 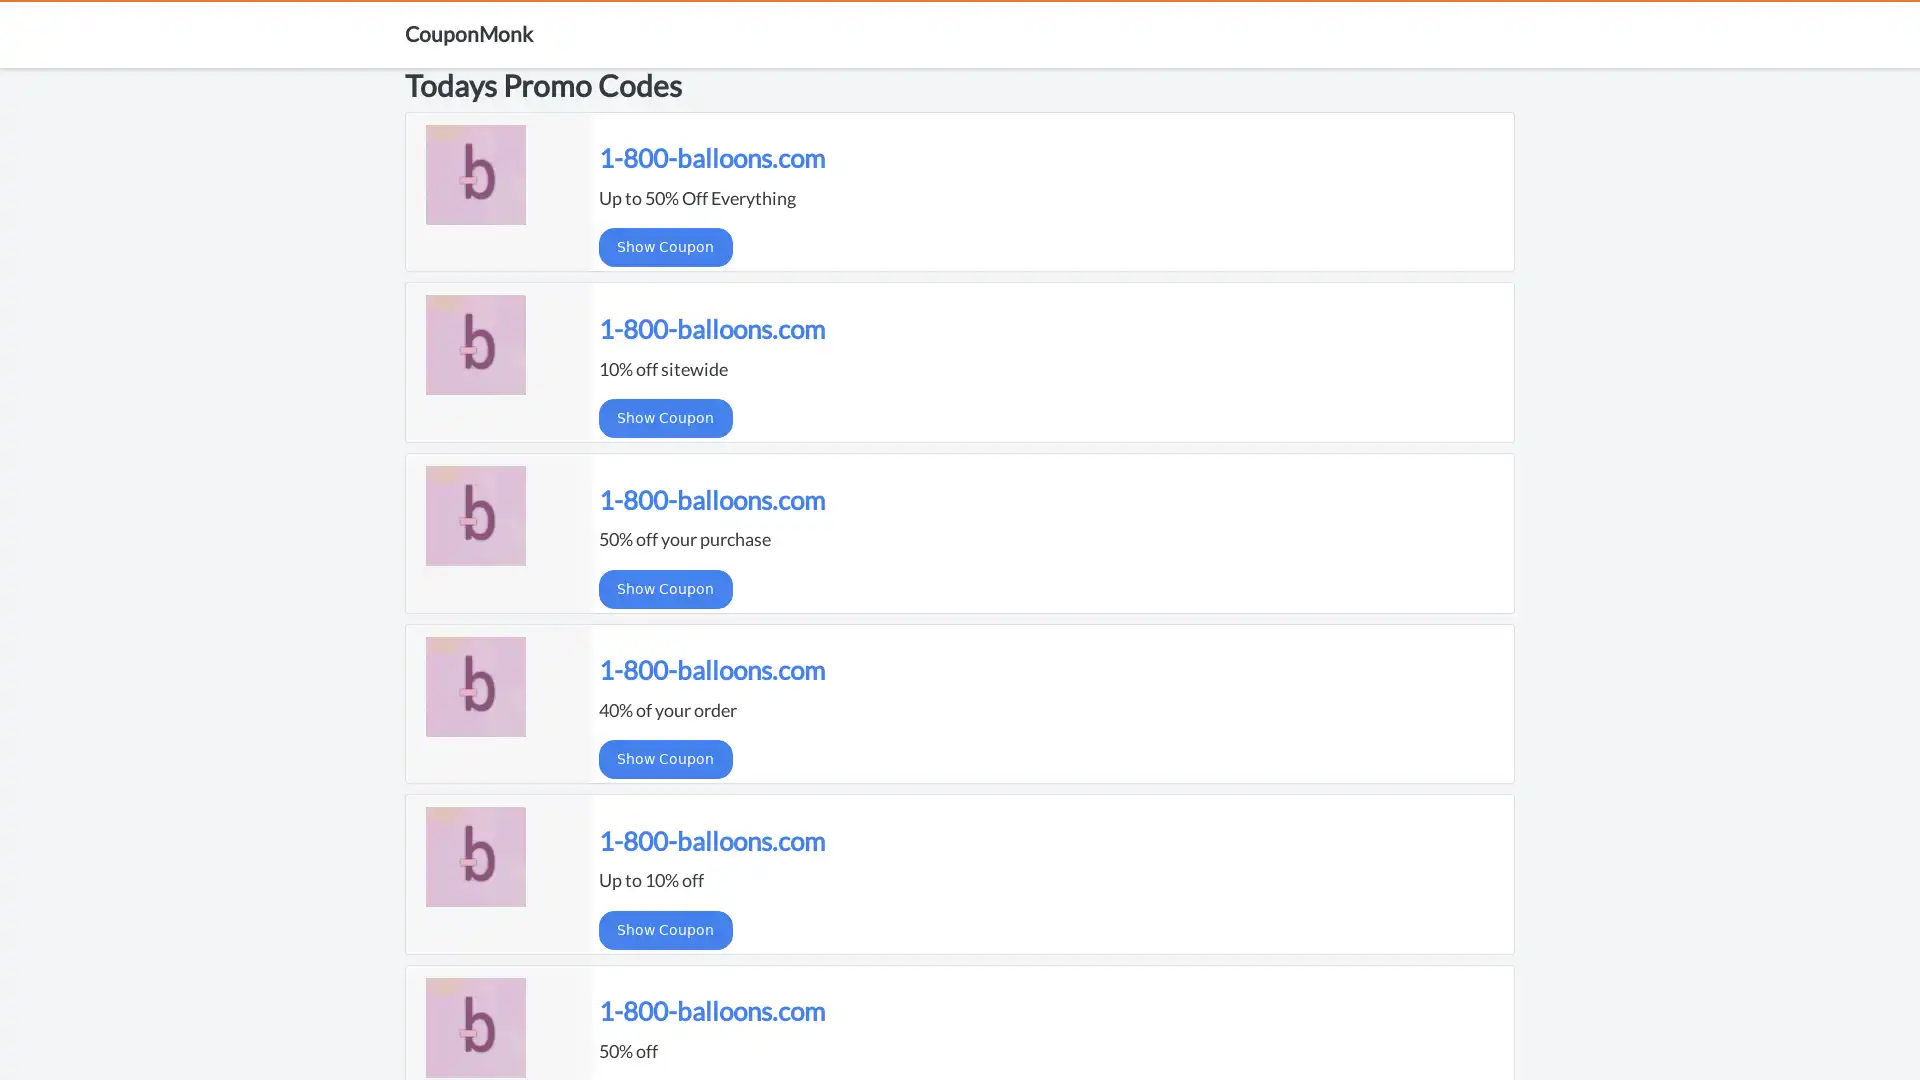 I want to click on Show Coupon, so click(x=665, y=587).